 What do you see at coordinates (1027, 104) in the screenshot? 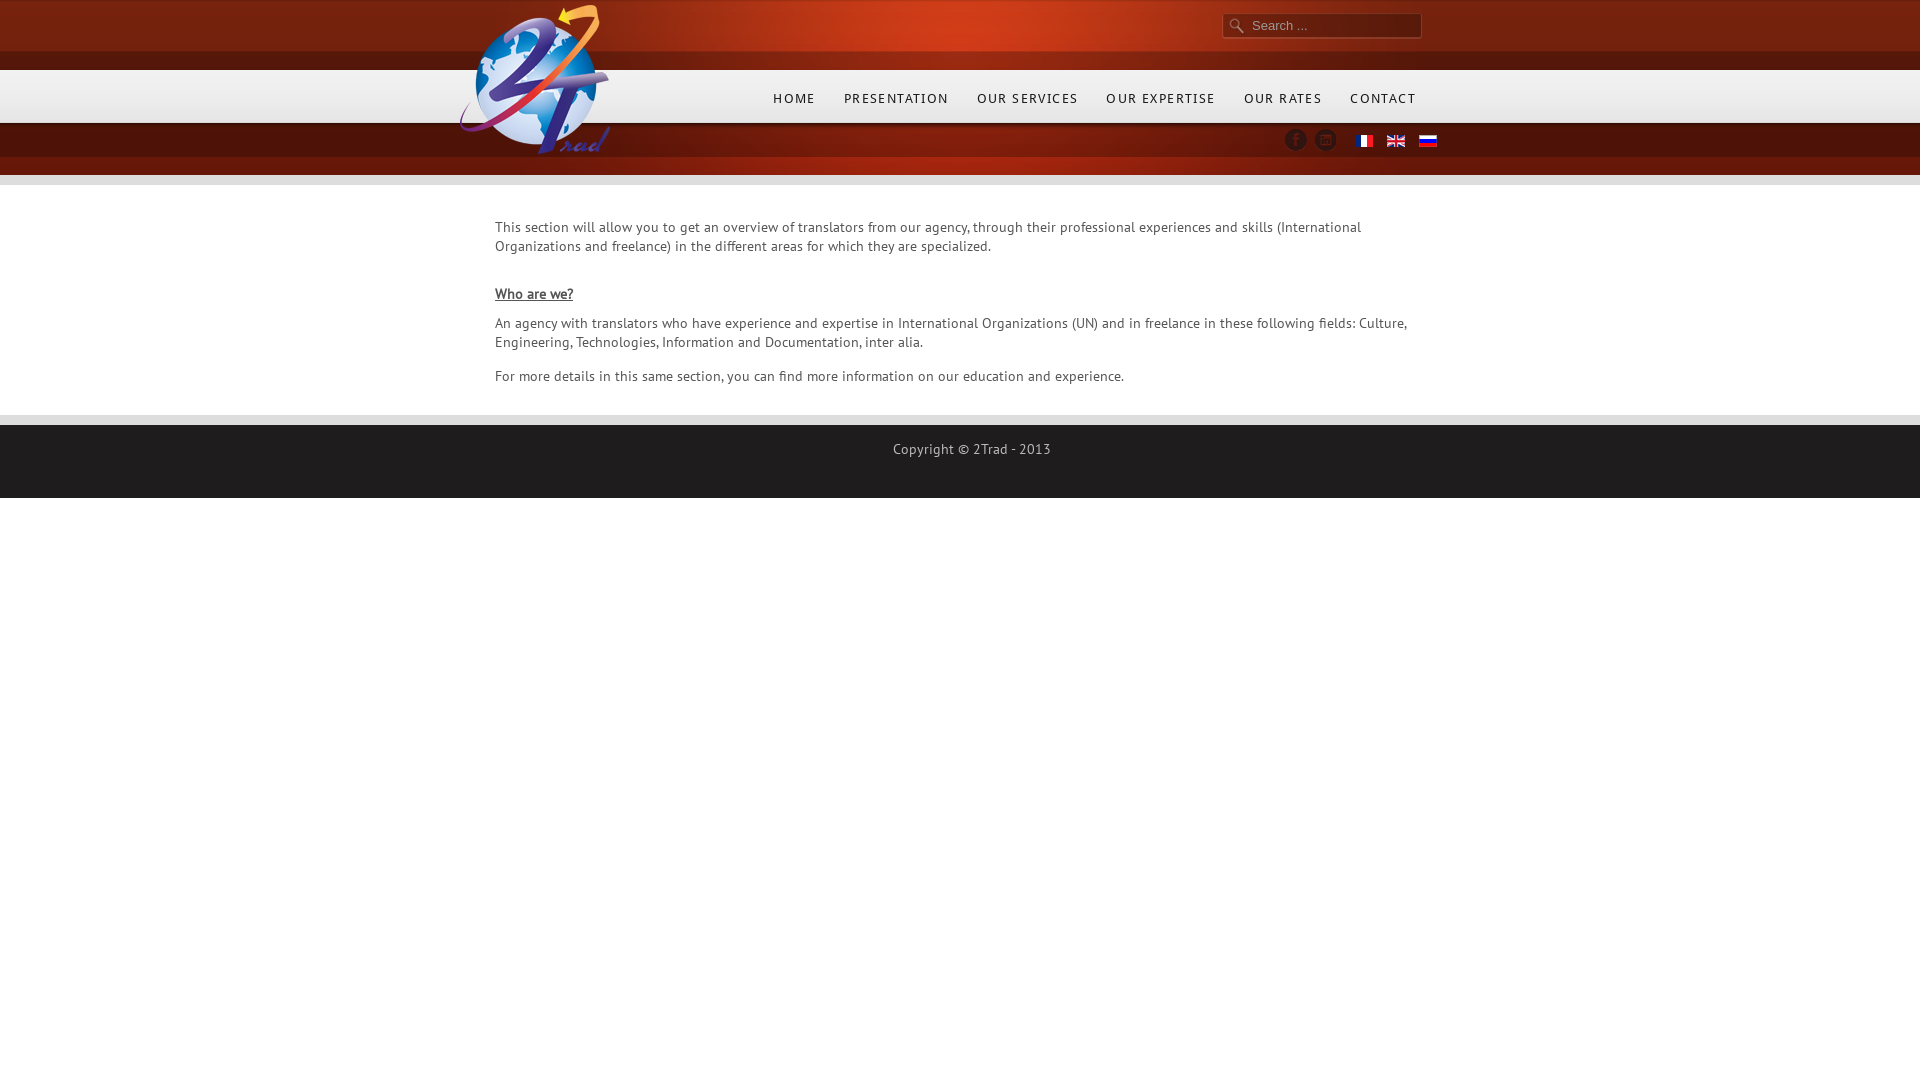
I see `'OUR SERVICES'` at bounding box center [1027, 104].